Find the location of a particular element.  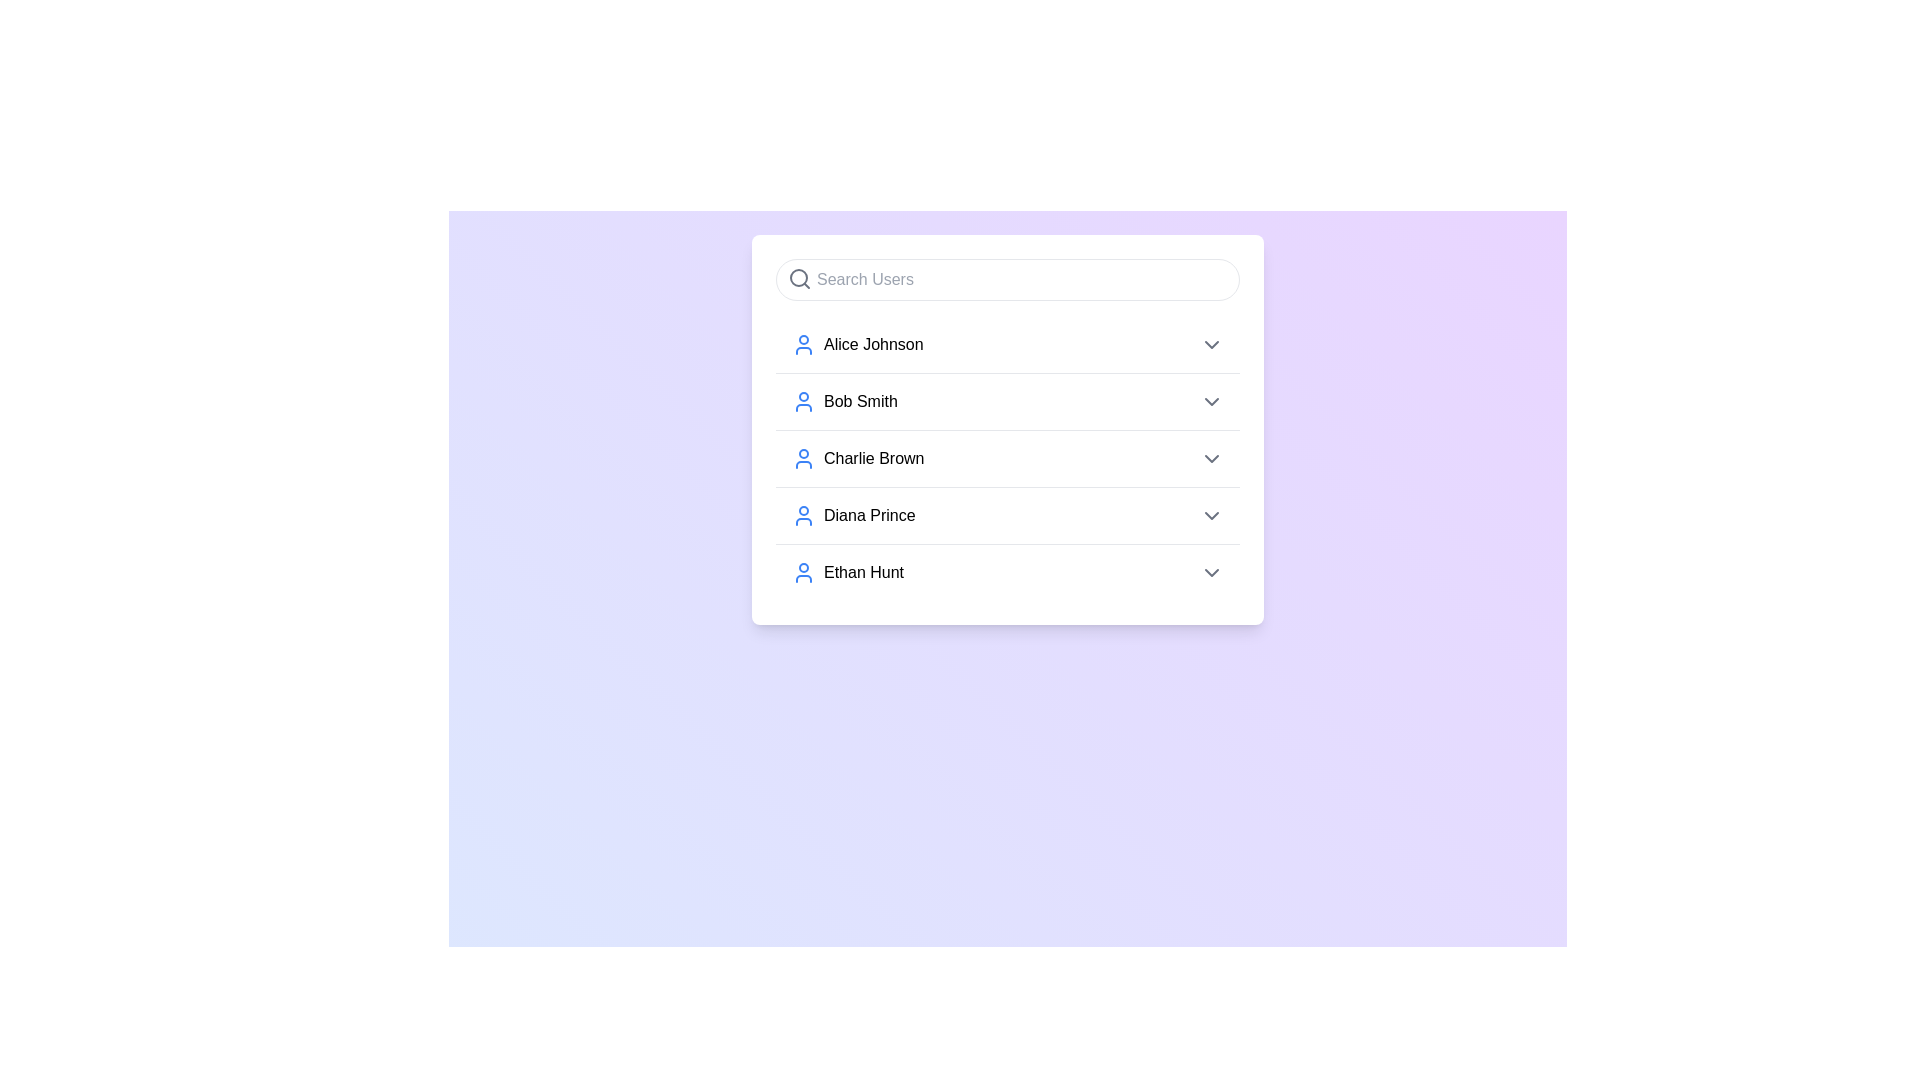

the list item representing the user entry 'Charlie Brown', which is the third entry in the list is located at coordinates (1008, 428).